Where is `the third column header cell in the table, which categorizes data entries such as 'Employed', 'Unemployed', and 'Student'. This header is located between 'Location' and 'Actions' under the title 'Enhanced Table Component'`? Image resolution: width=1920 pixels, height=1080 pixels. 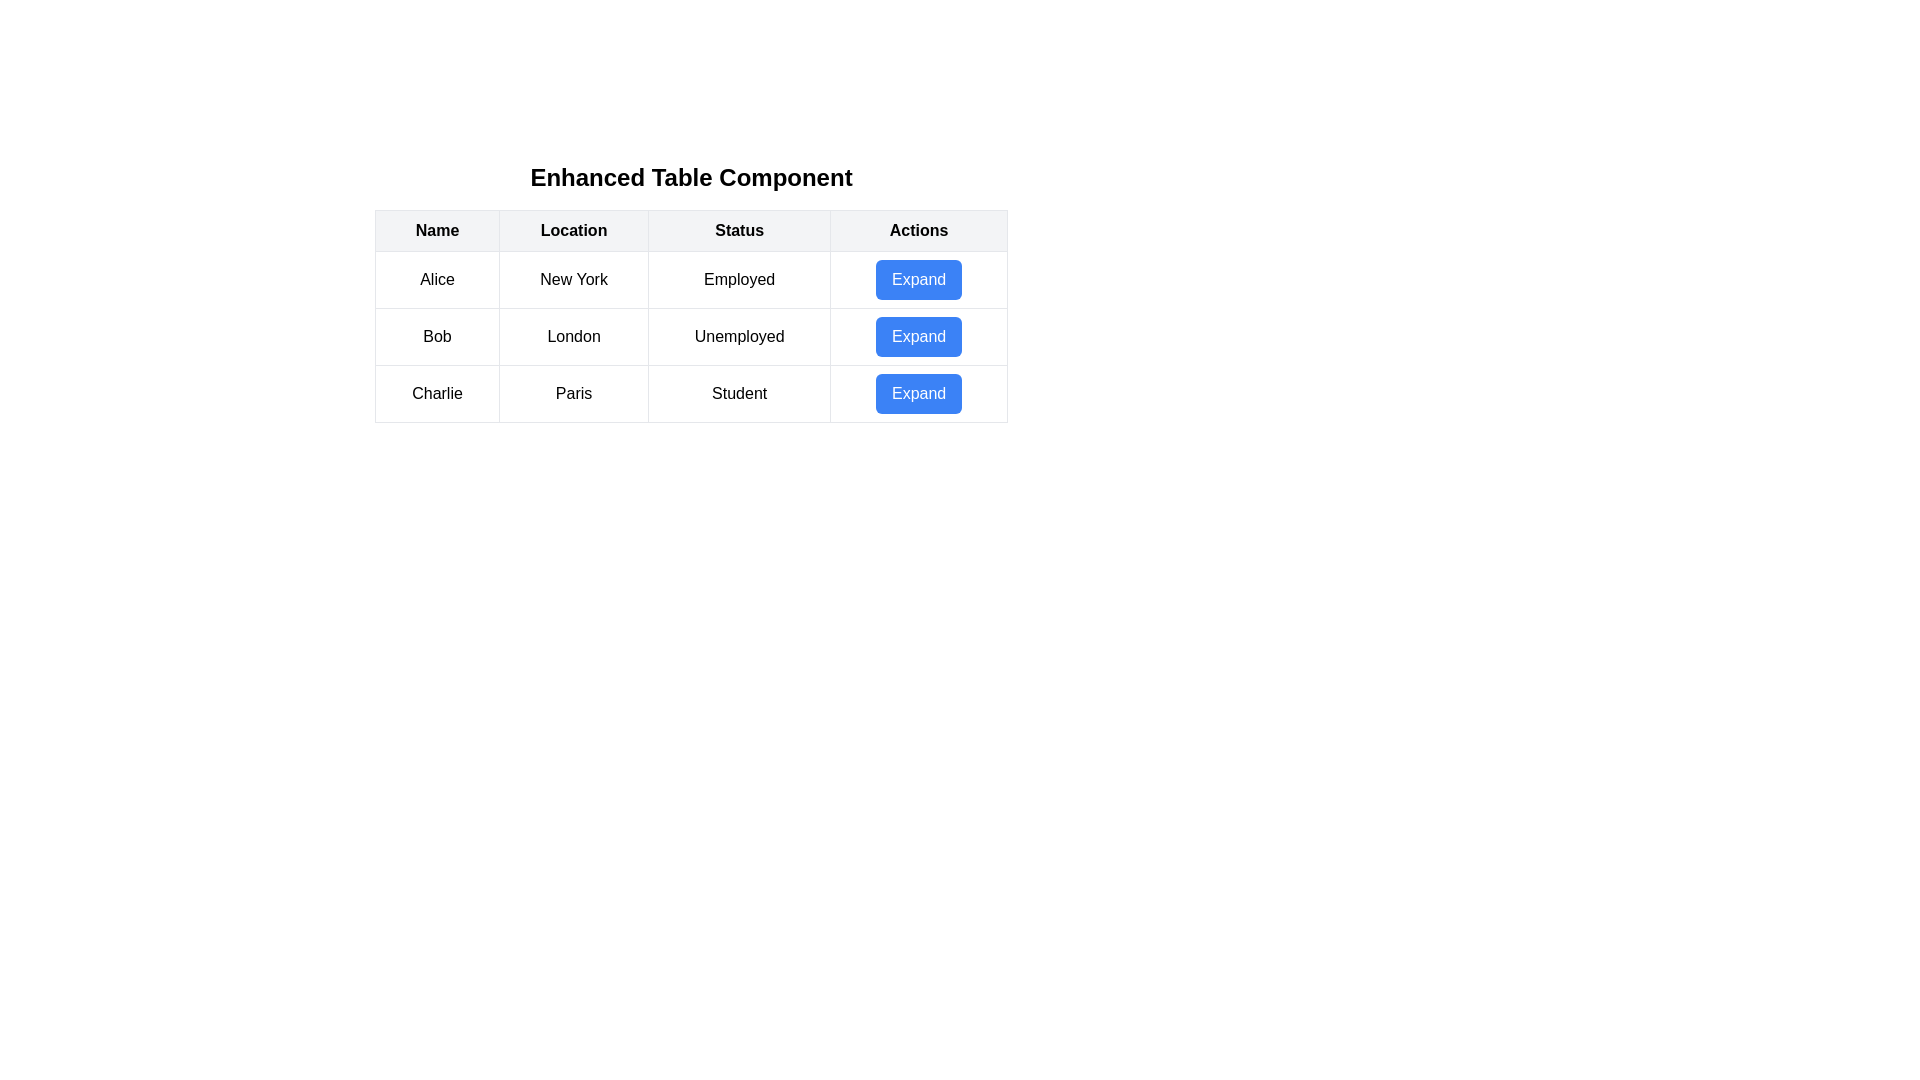 the third column header cell in the table, which categorizes data entries such as 'Employed', 'Unemployed', and 'Student'. This header is located between 'Location' and 'Actions' under the title 'Enhanced Table Component' is located at coordinates (738, 230).